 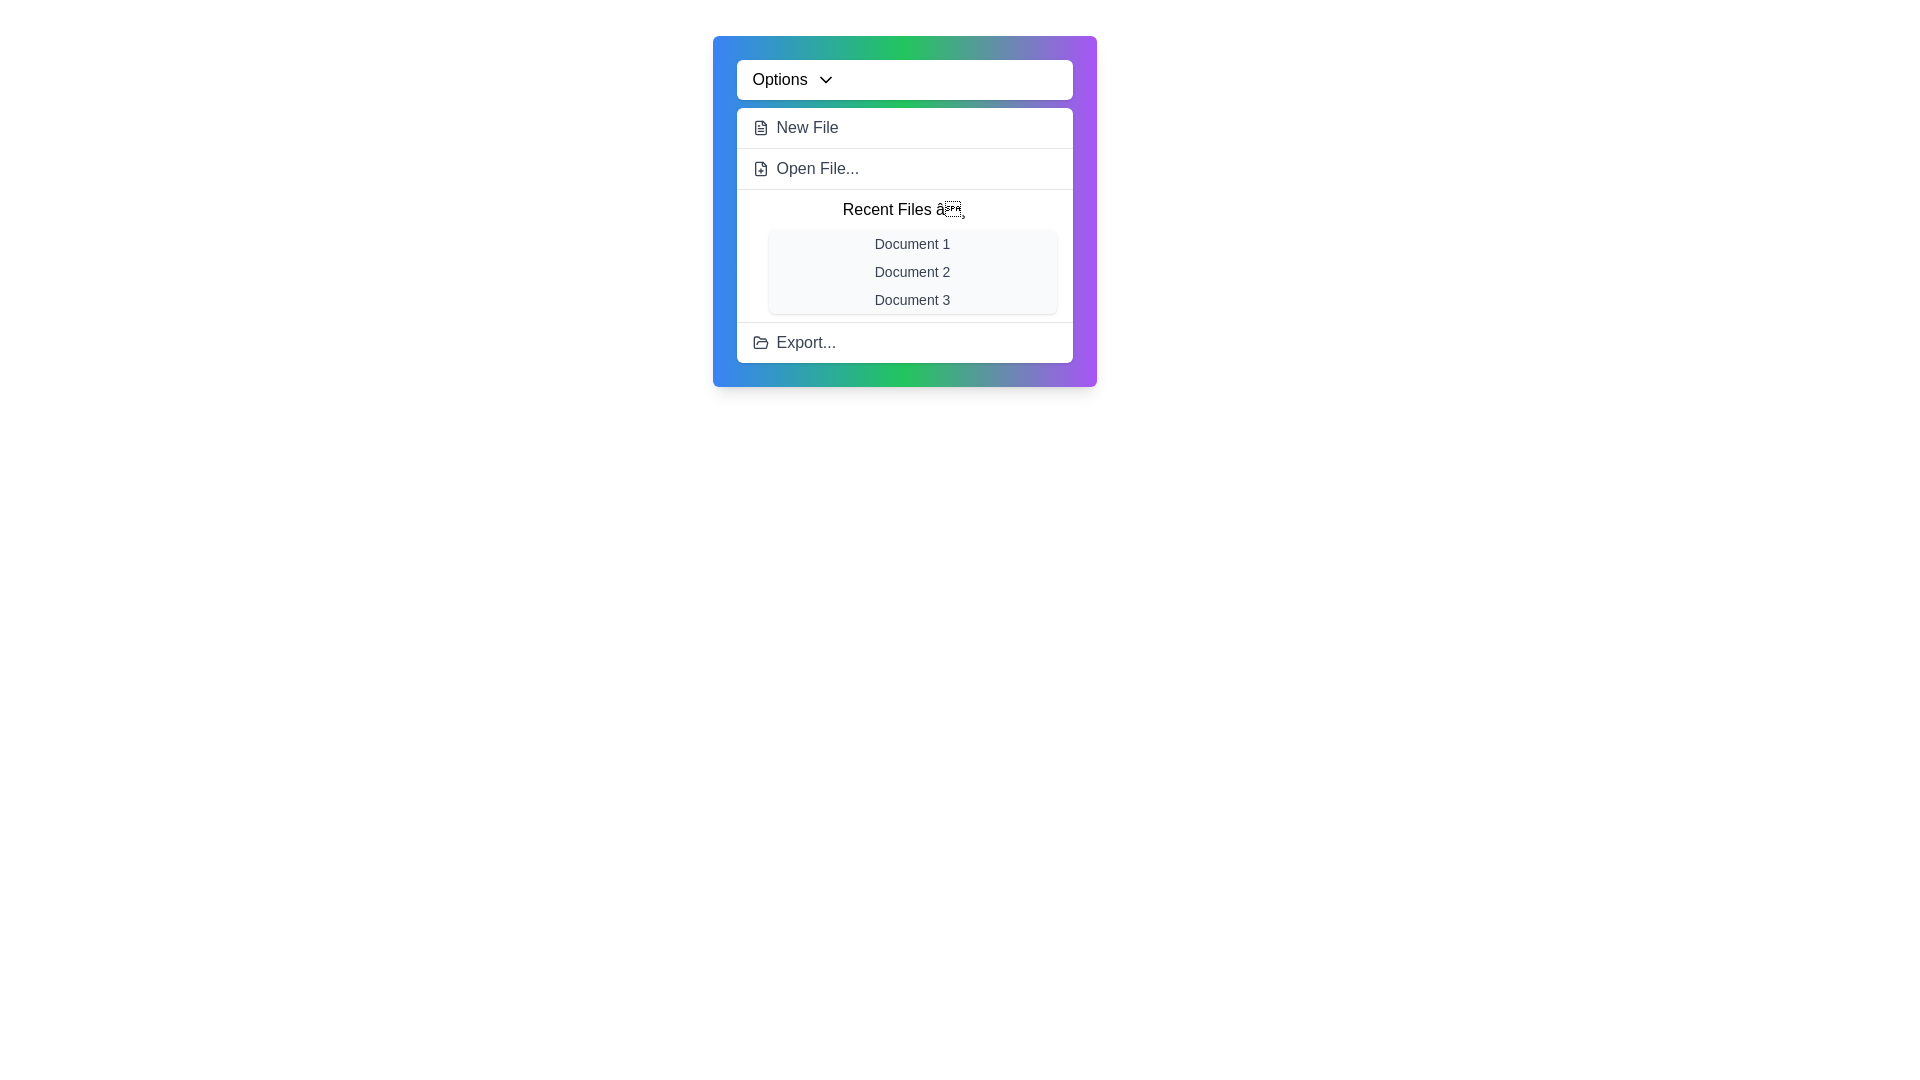 What do you see at coordinates (759, 168) in the screenshot?
I see `the document or file icon in the 'Recent Files' section, which is styled with a sheet outline and a folded corner, positioned to the left of a text label` at bounding box center [759, 168].